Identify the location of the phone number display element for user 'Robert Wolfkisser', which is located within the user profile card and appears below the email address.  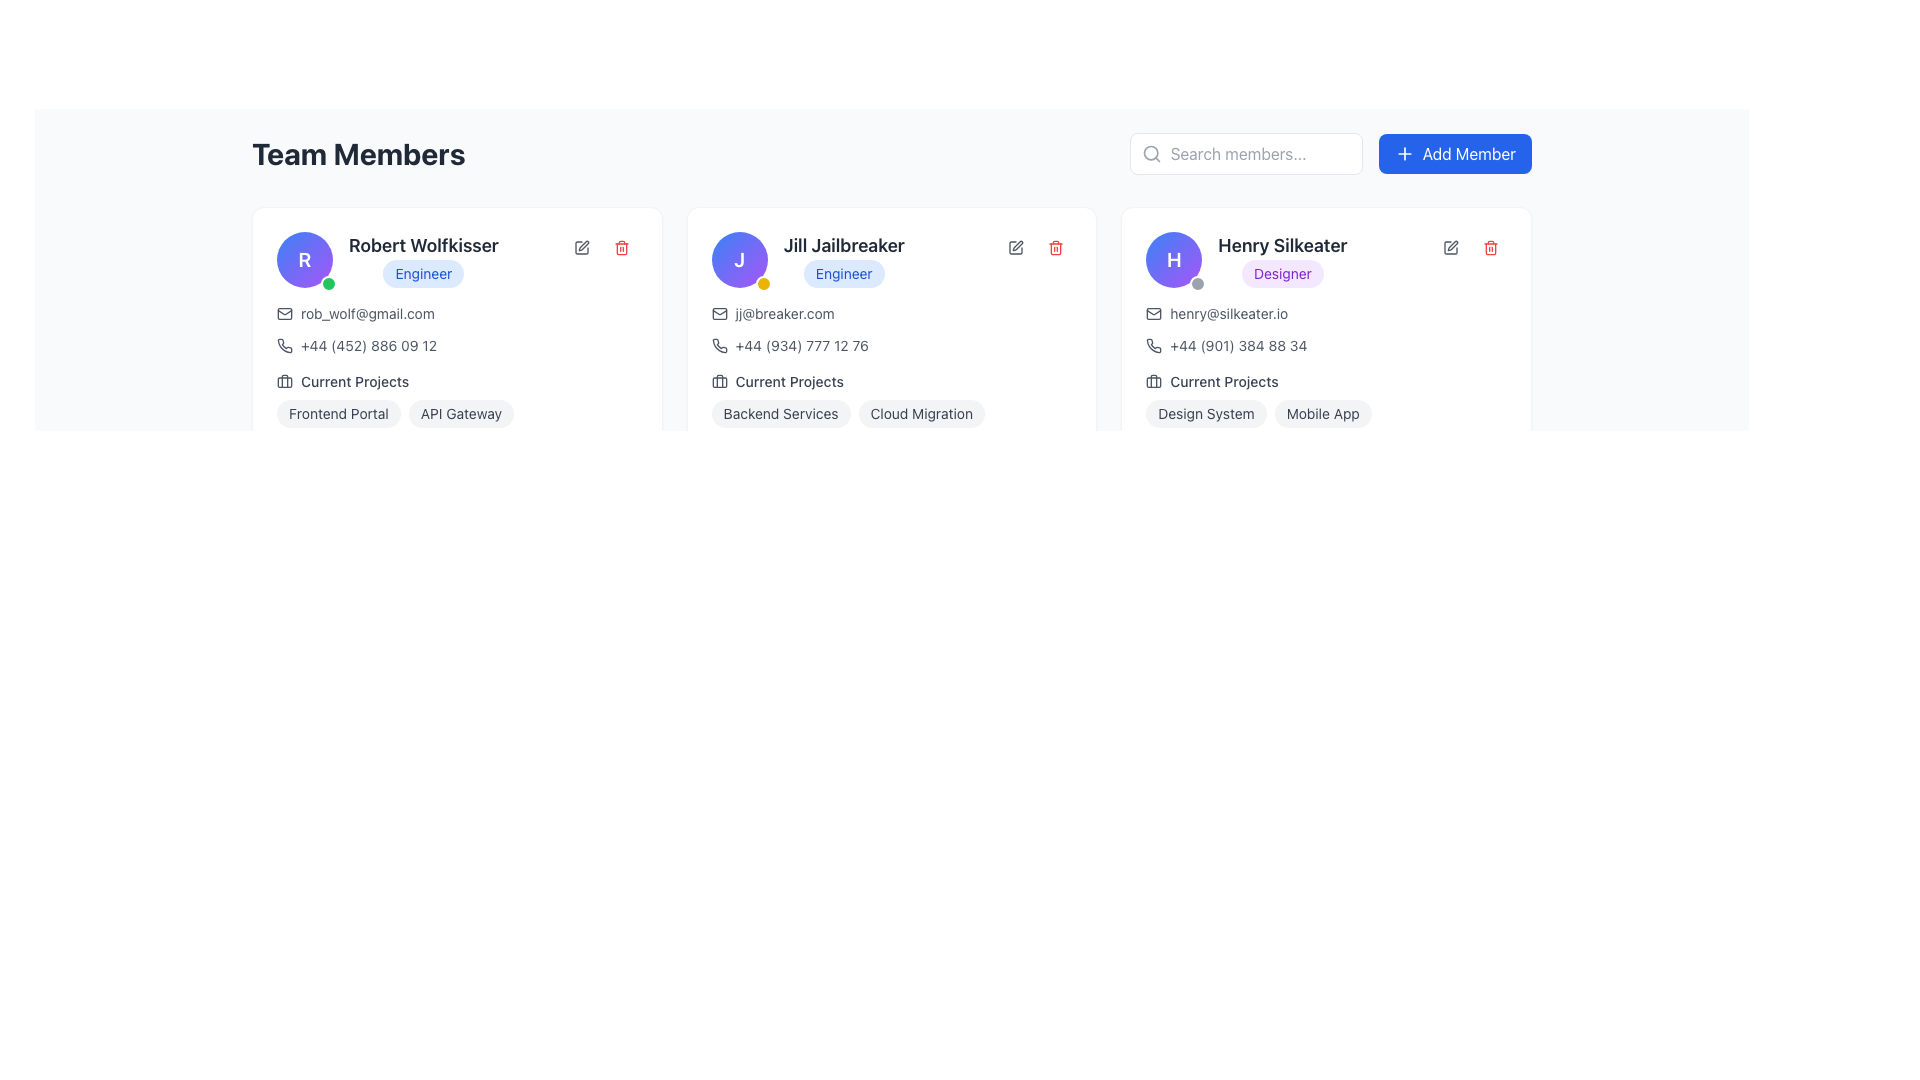
(456, 345).